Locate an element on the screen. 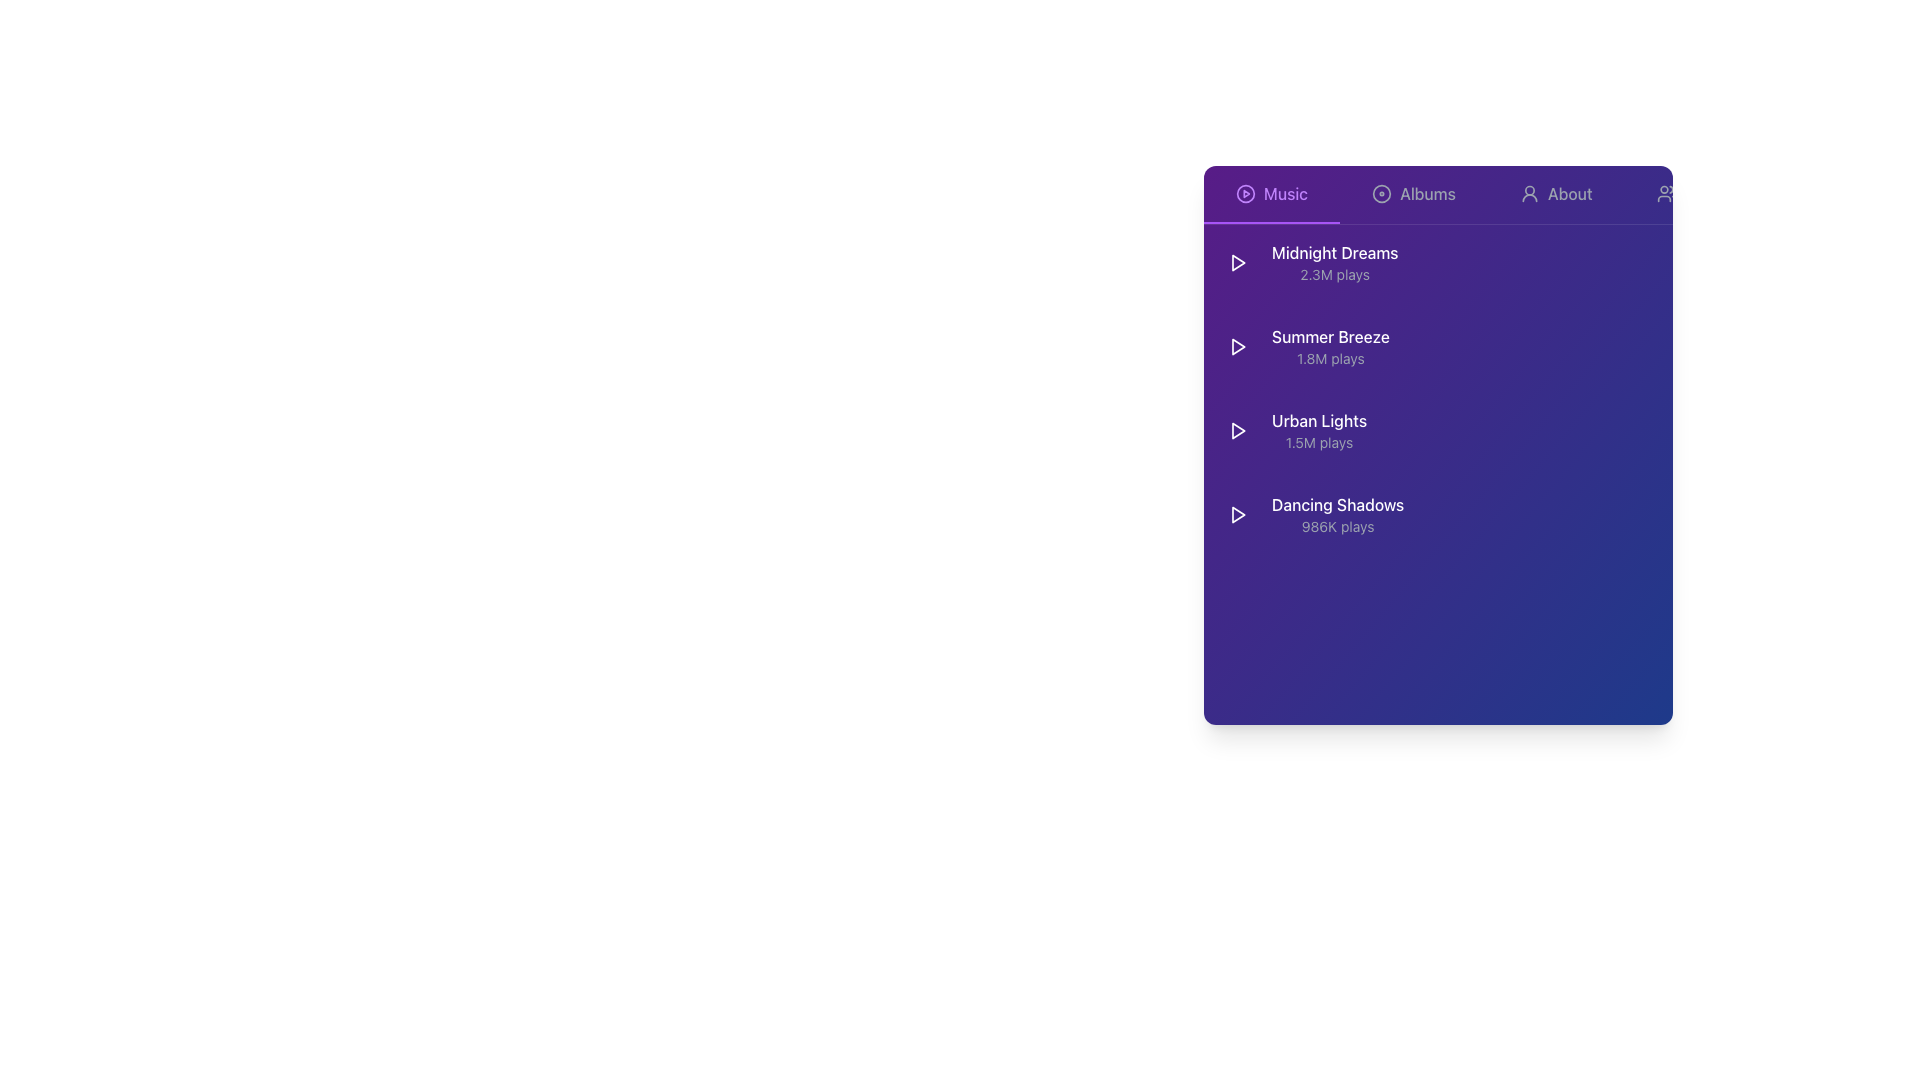 The width and height of the screenshot is (1920, 1080). the 'like' button for the song 'Midnight Dreams' located in the top-right corner of the song section is located at coordinates (1583, 261).